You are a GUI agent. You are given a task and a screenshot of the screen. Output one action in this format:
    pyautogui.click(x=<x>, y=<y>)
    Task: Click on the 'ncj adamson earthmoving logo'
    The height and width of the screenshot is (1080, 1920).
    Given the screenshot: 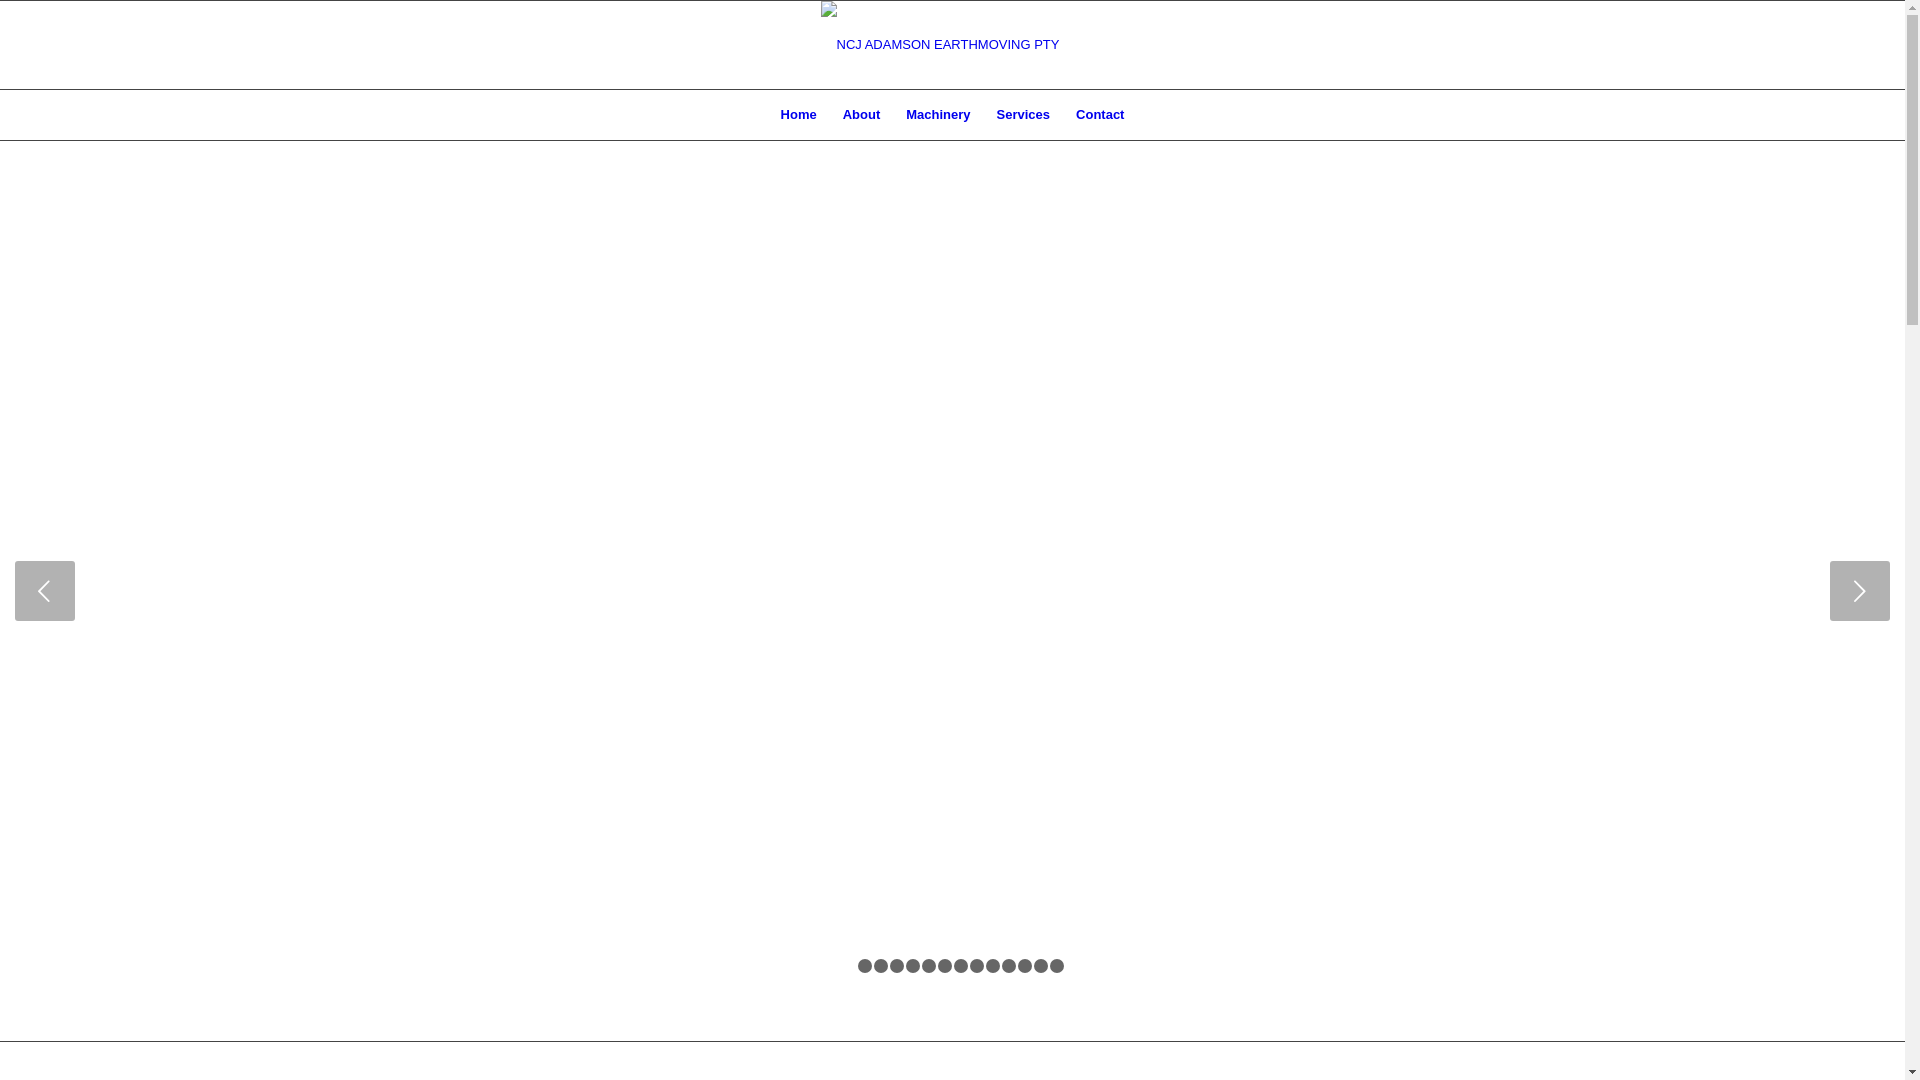 What is the action you would take?
    pyautogui.click(x=950, y=45)
    